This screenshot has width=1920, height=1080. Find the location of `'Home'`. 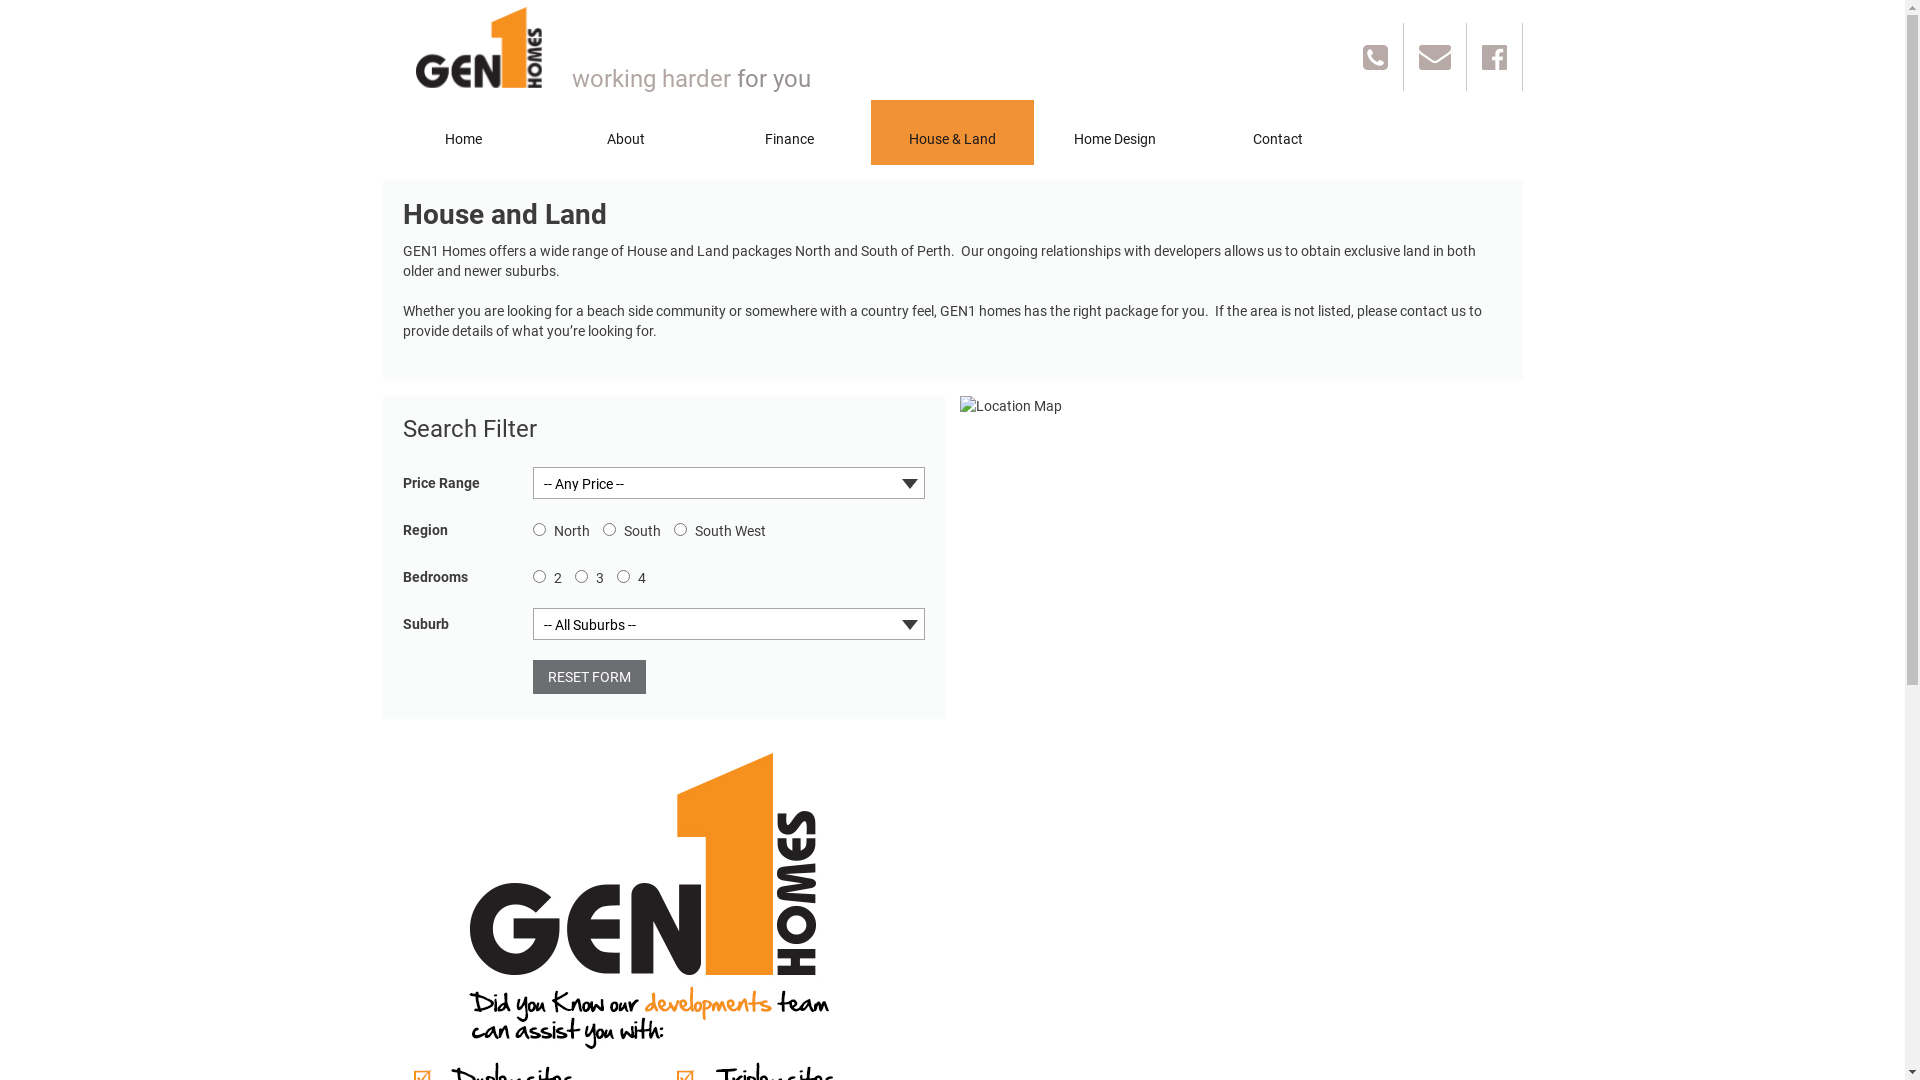

'Home' is located at coordinates (461, 137).